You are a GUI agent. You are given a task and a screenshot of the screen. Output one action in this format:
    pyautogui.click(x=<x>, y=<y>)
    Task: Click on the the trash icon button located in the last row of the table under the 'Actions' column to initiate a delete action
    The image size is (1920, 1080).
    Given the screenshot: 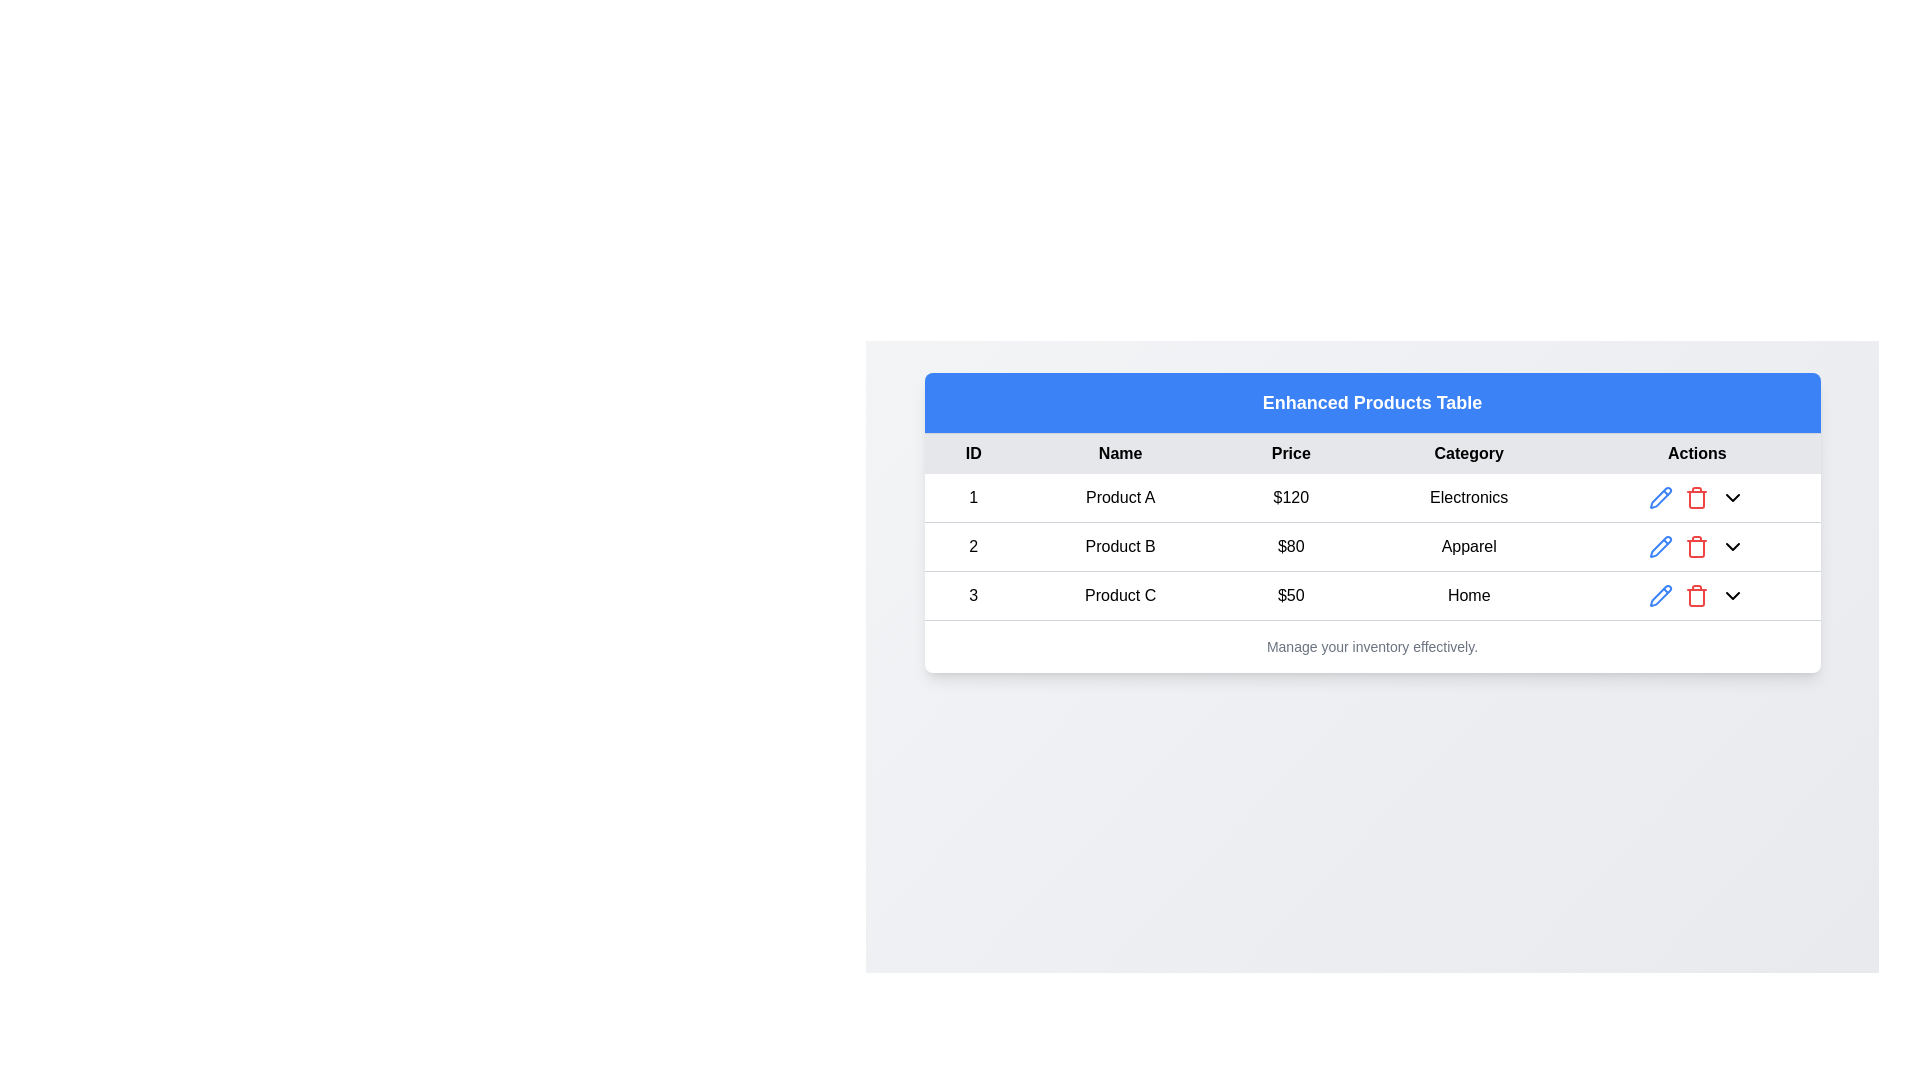 What is the action you would take?
    pyautogui.click(x=1696, y=595)
    